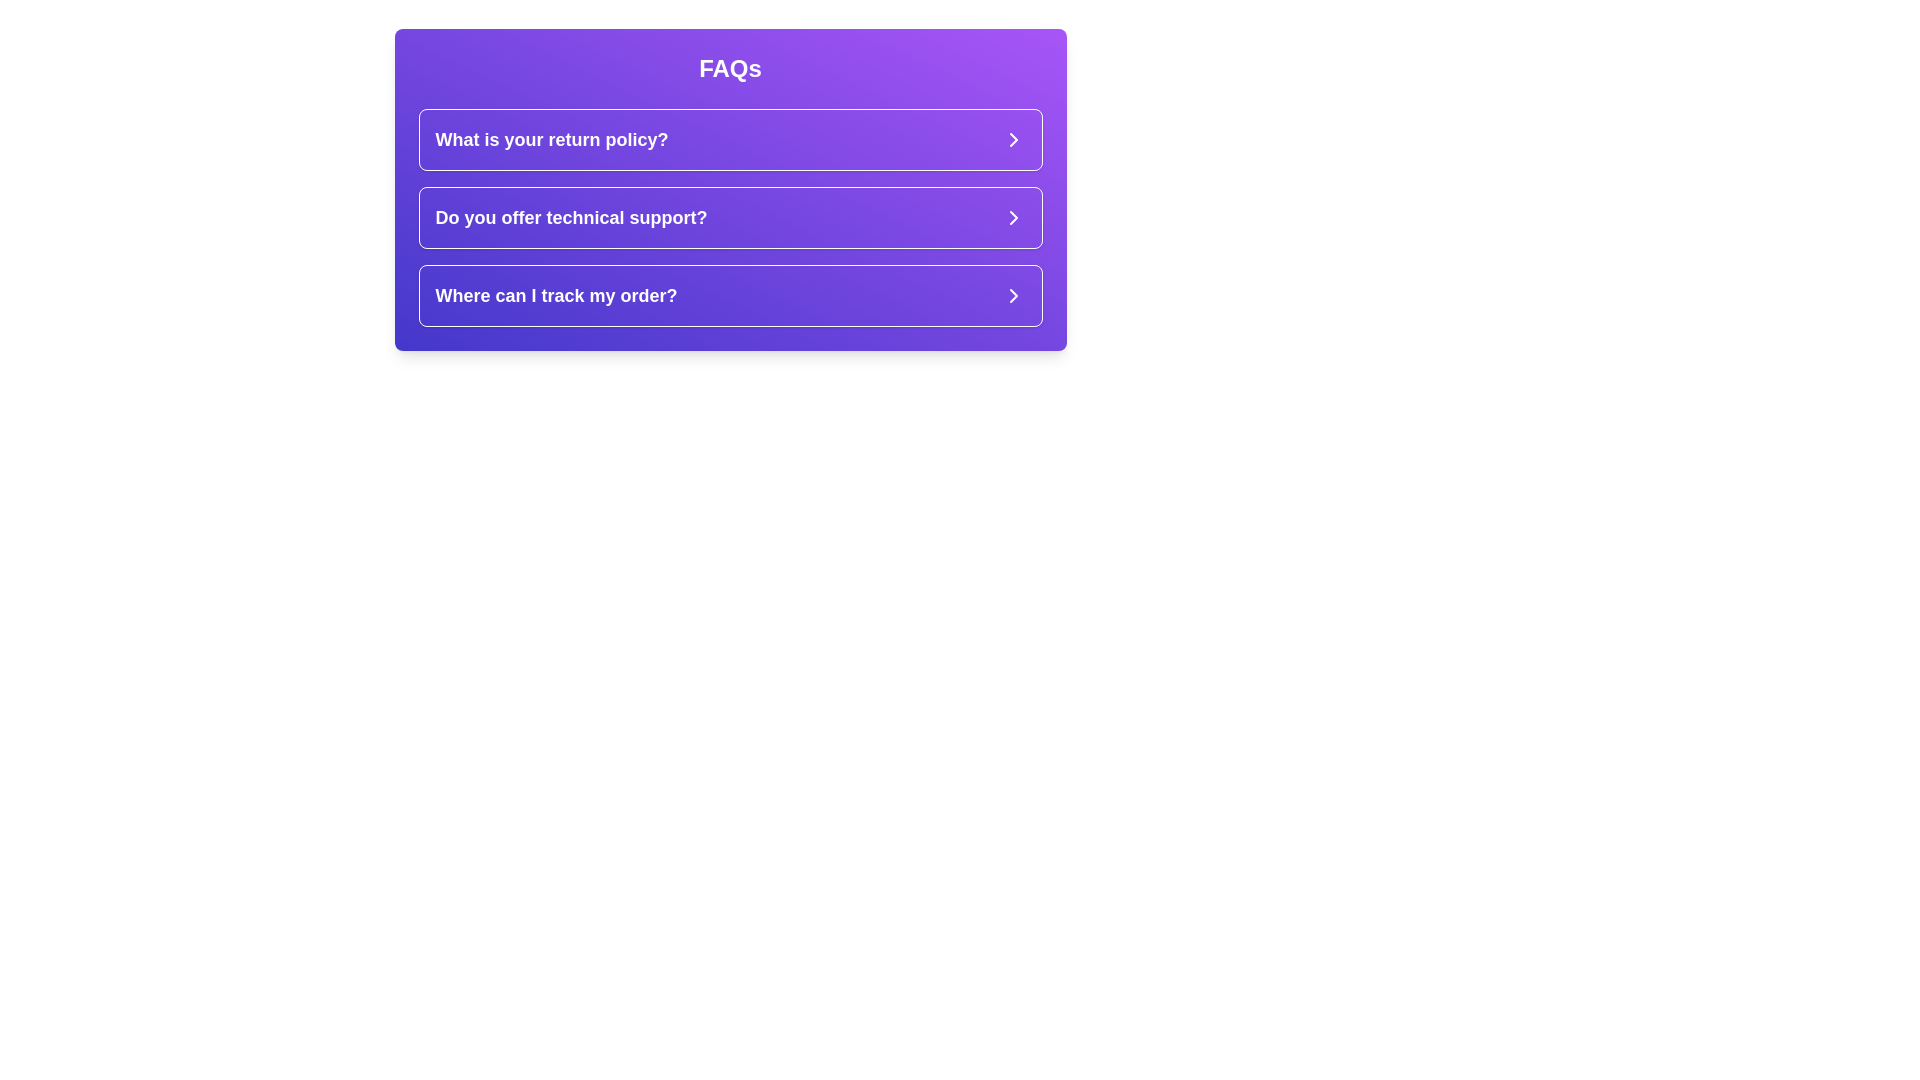 This screenshot has height=1080, width=1920. Describe the element at coordinates (729, 138) in the screenshot. I see `the first FAQ item regarding 'What is your return policy?'` at that location.